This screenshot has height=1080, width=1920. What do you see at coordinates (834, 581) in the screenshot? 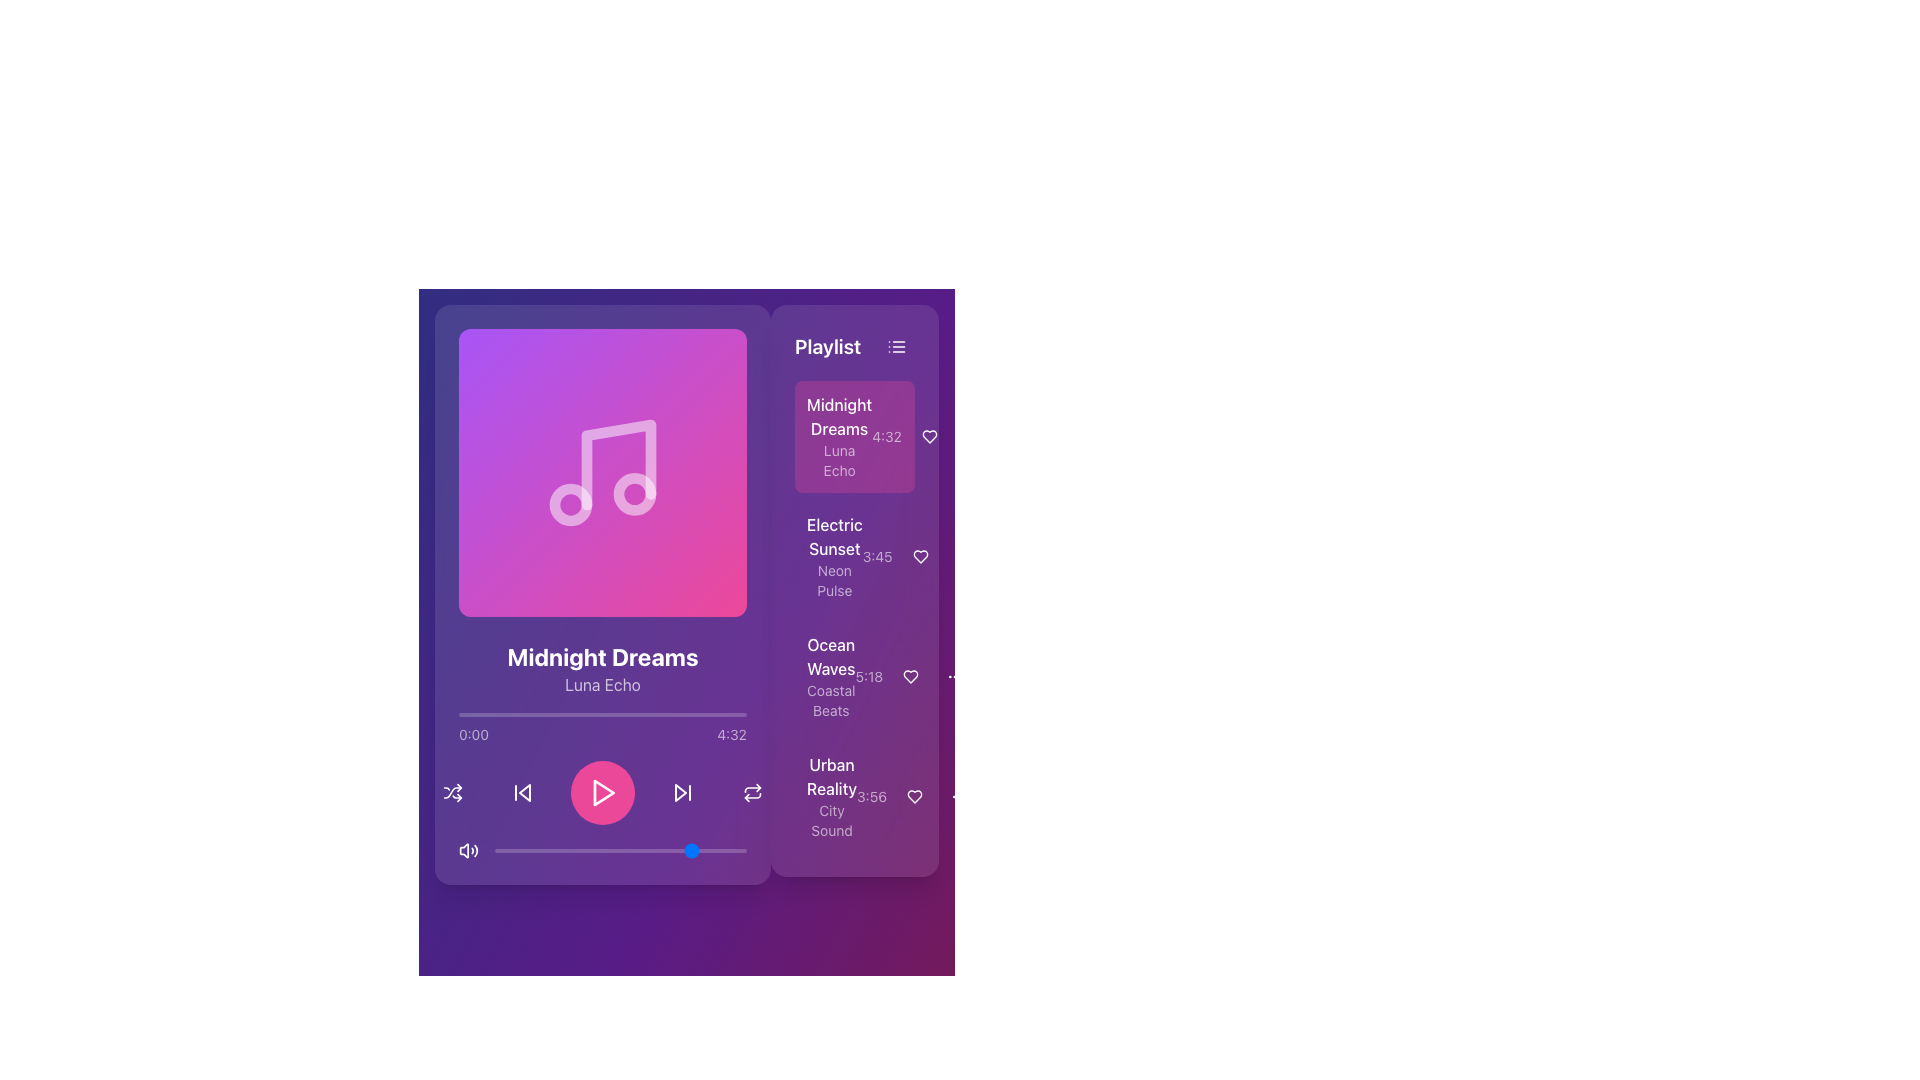
I see `the text label element that displays 'Neon Pulse', which is located beneath 'Electric Sunset' in the playlist section` at bounding box center [834, 581].